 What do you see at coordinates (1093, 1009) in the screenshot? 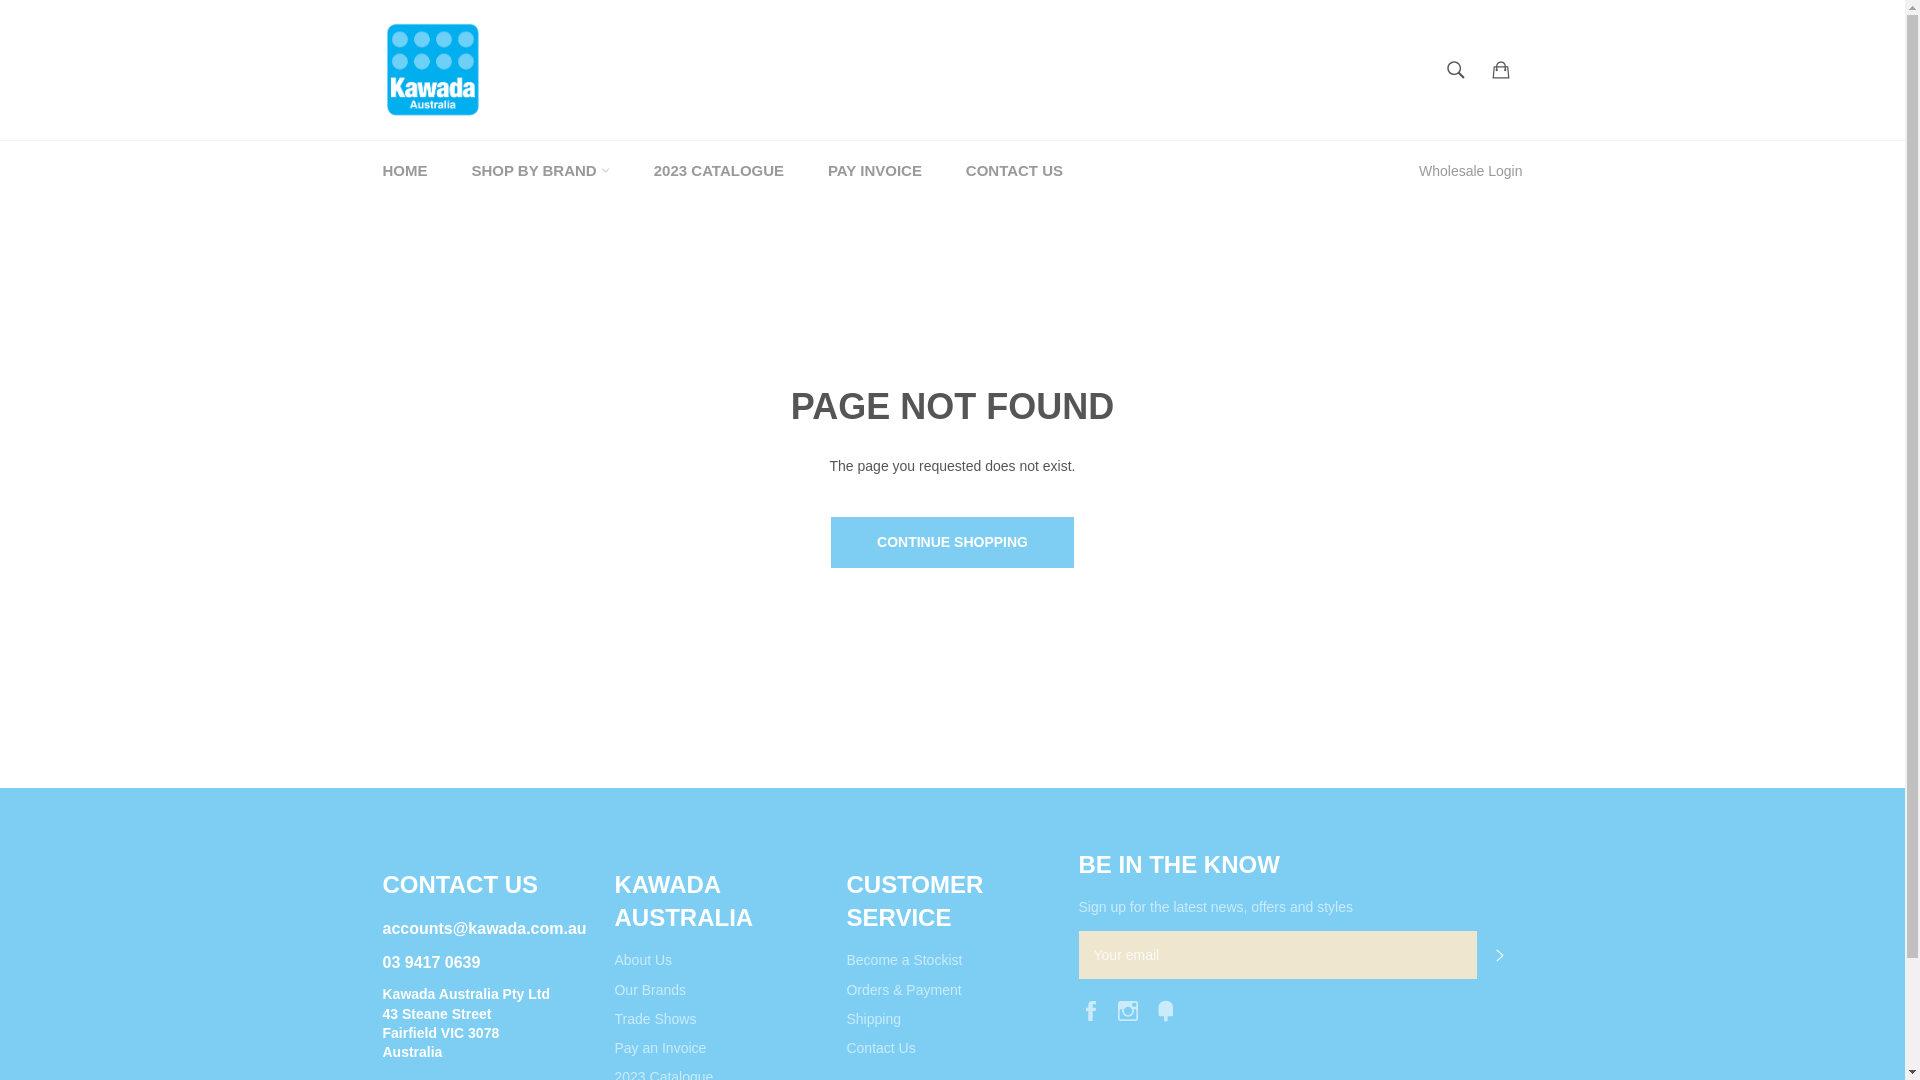
I see `'Facebook'` at bounding box center [1093, 1009].